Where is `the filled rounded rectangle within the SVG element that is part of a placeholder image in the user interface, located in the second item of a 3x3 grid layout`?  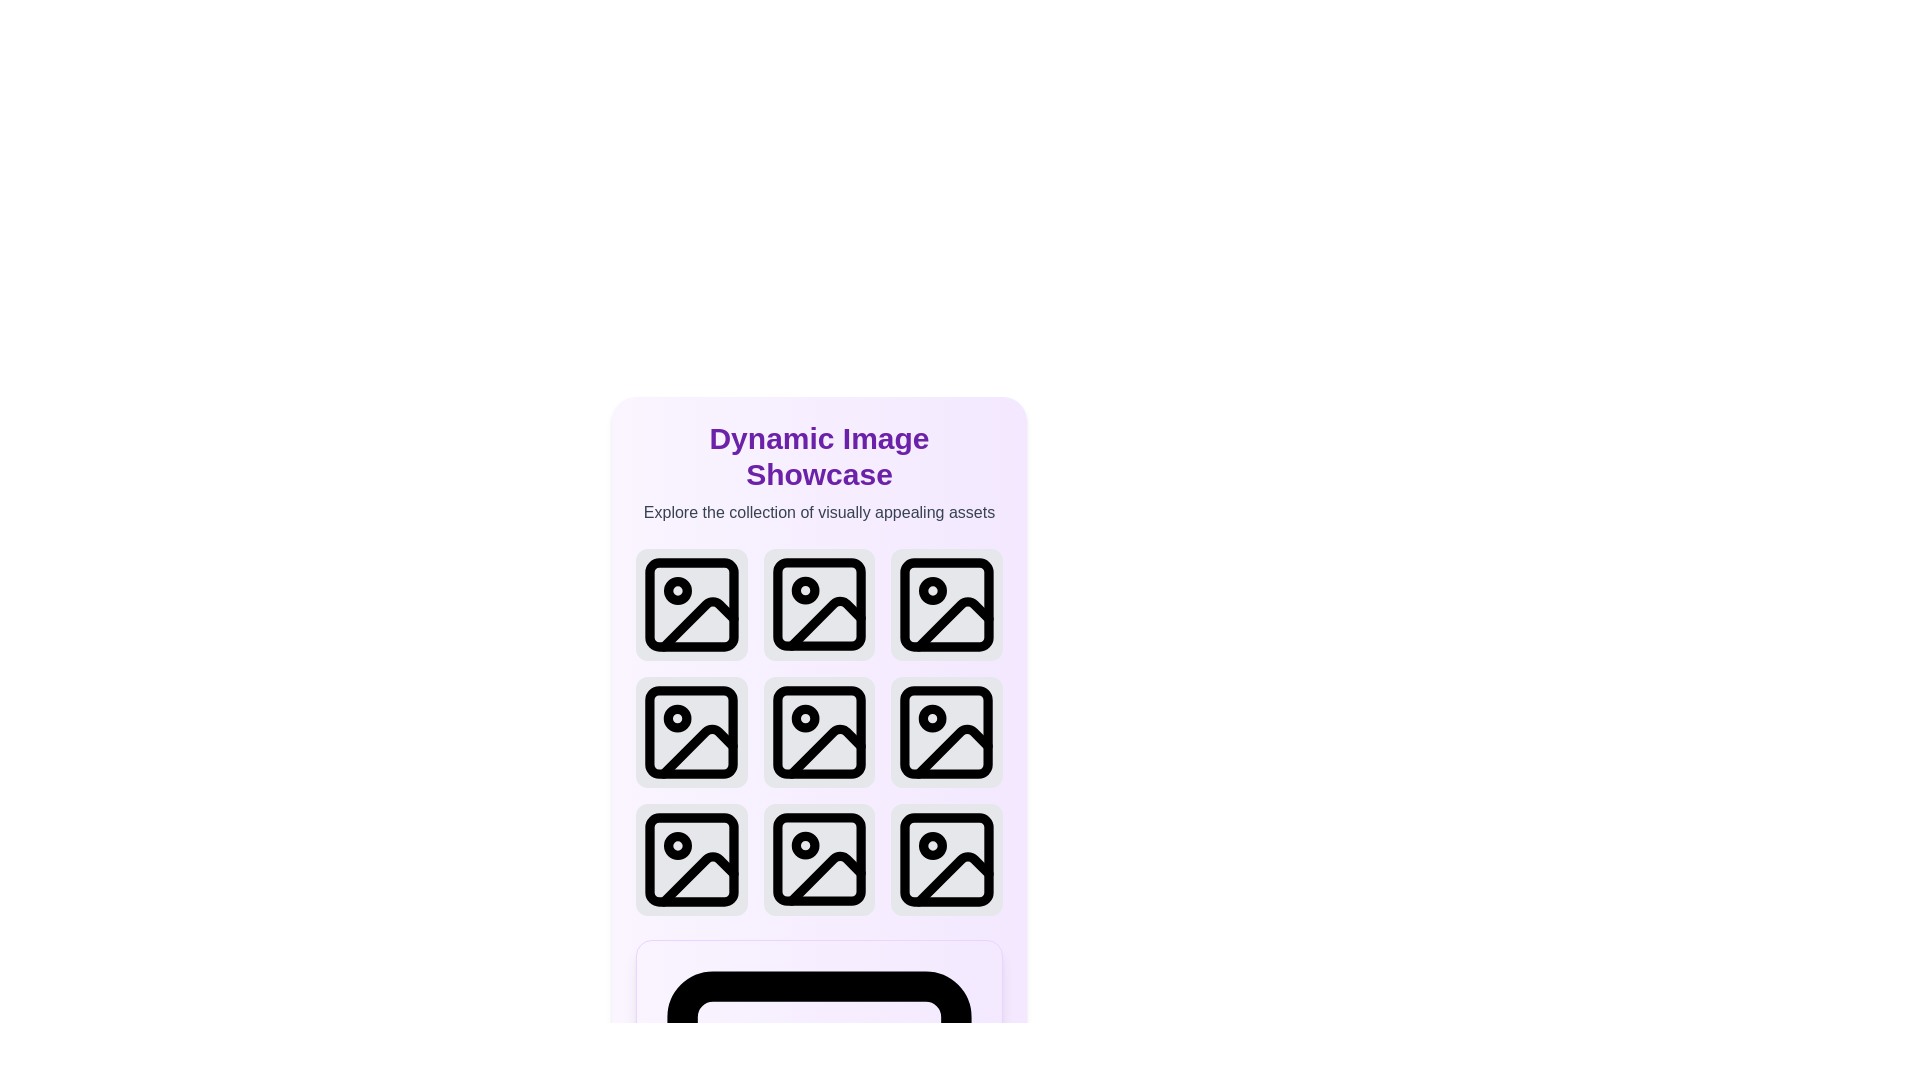 the filled rounded rectangle within the SVG element that is part of a placeholder image in the user interface, located in the second item of a 3x3 grid layout is located at coordinates (819, 603).